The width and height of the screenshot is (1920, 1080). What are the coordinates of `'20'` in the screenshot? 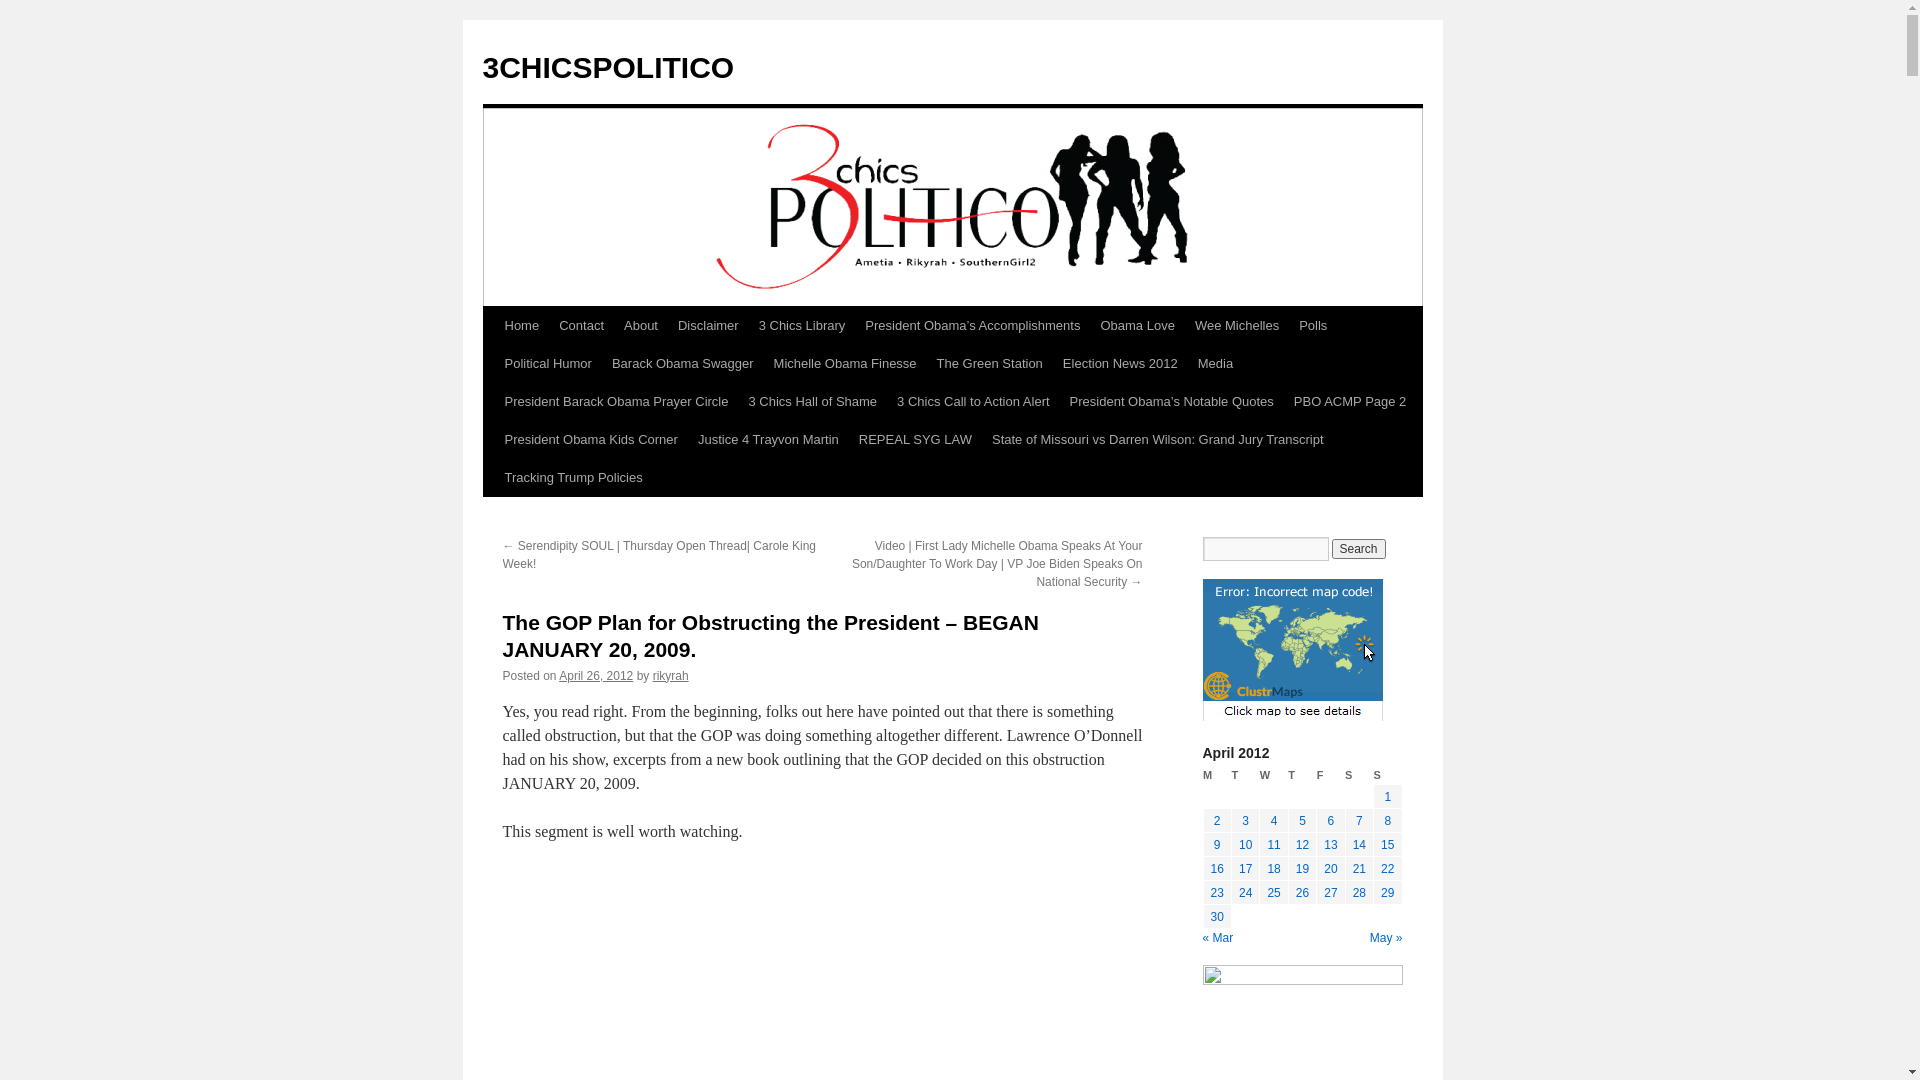 It's located at (1330, 867).